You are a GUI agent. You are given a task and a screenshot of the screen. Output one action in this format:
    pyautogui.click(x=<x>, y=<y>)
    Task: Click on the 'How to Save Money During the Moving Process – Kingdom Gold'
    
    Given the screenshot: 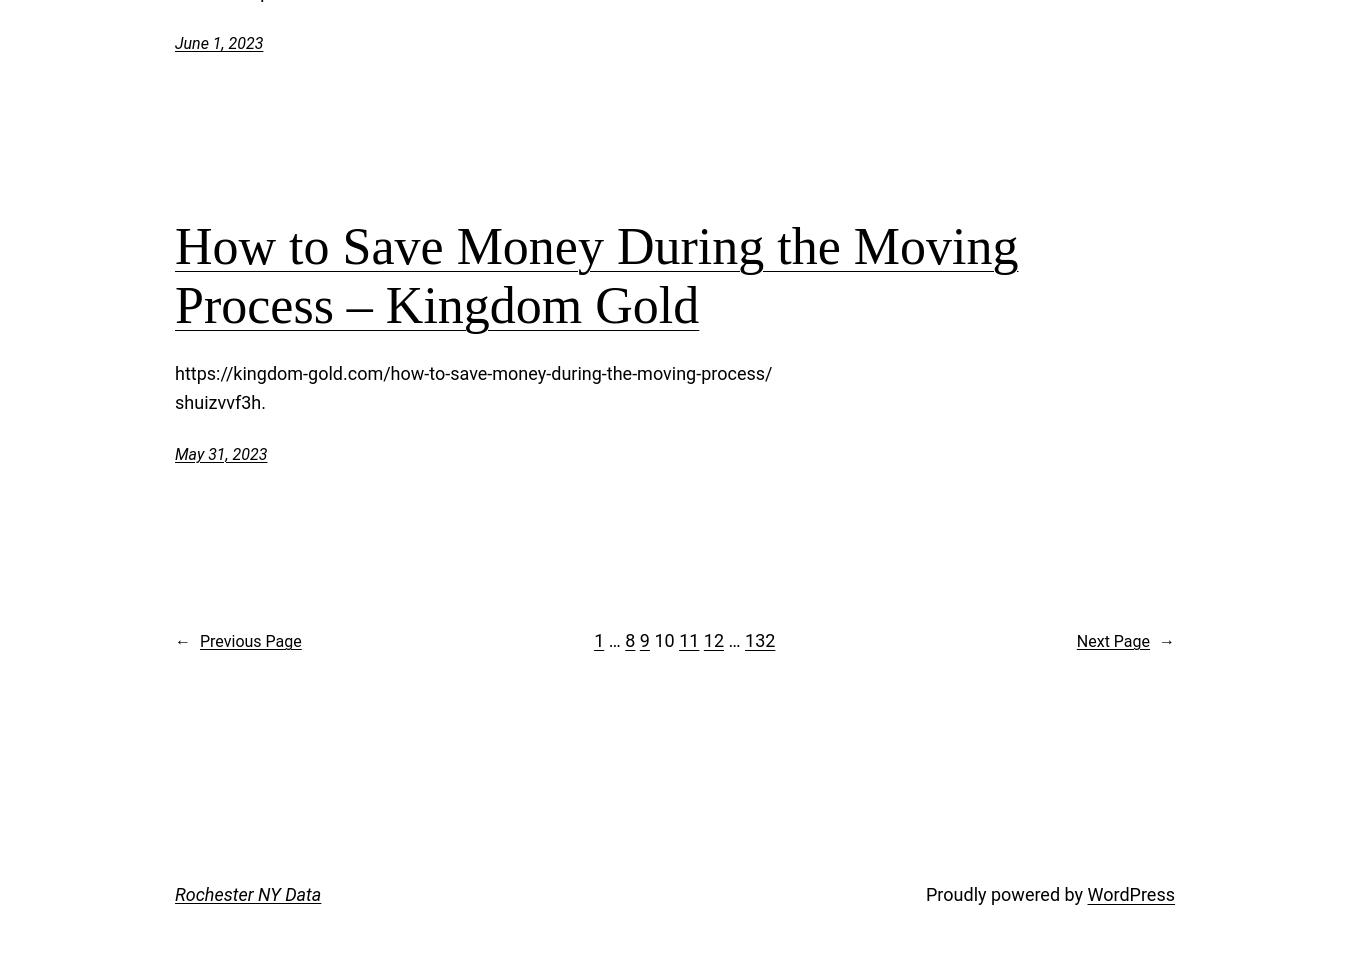 What is the action you would take?
    pyautogui.click(x=596, y=274)
    